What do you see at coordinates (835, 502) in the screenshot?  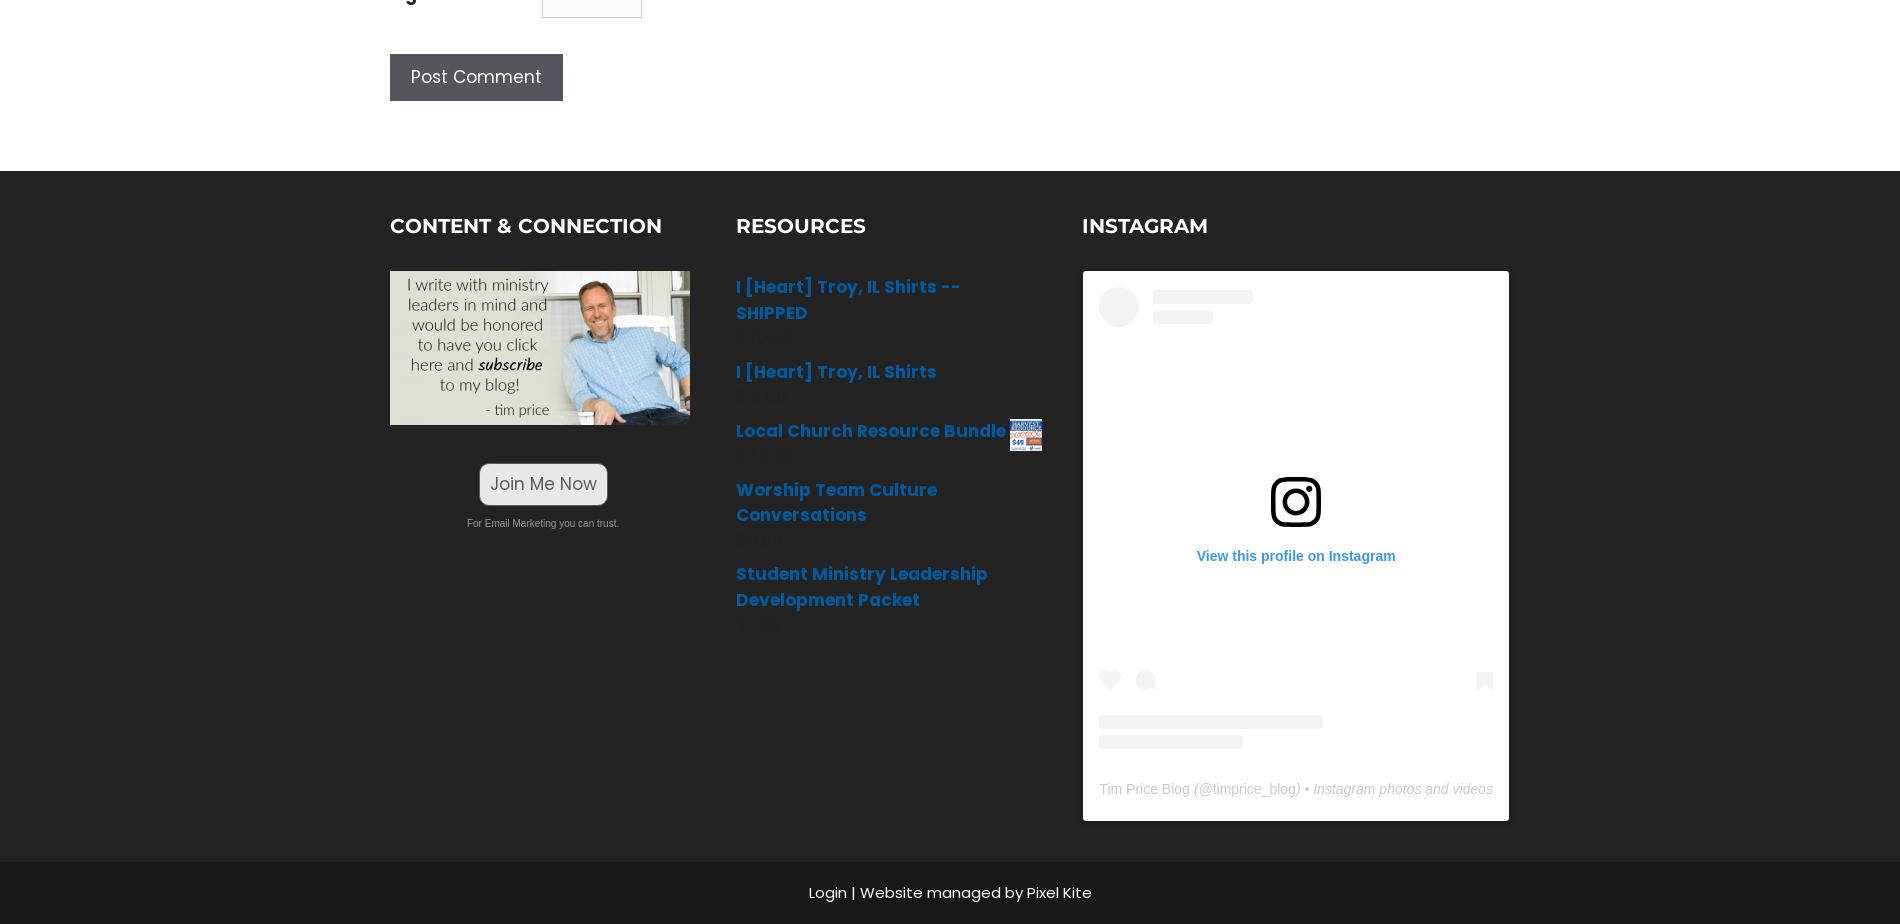 I see `'Worship Team Culture Conversations'` at bounding box center [835, 502].